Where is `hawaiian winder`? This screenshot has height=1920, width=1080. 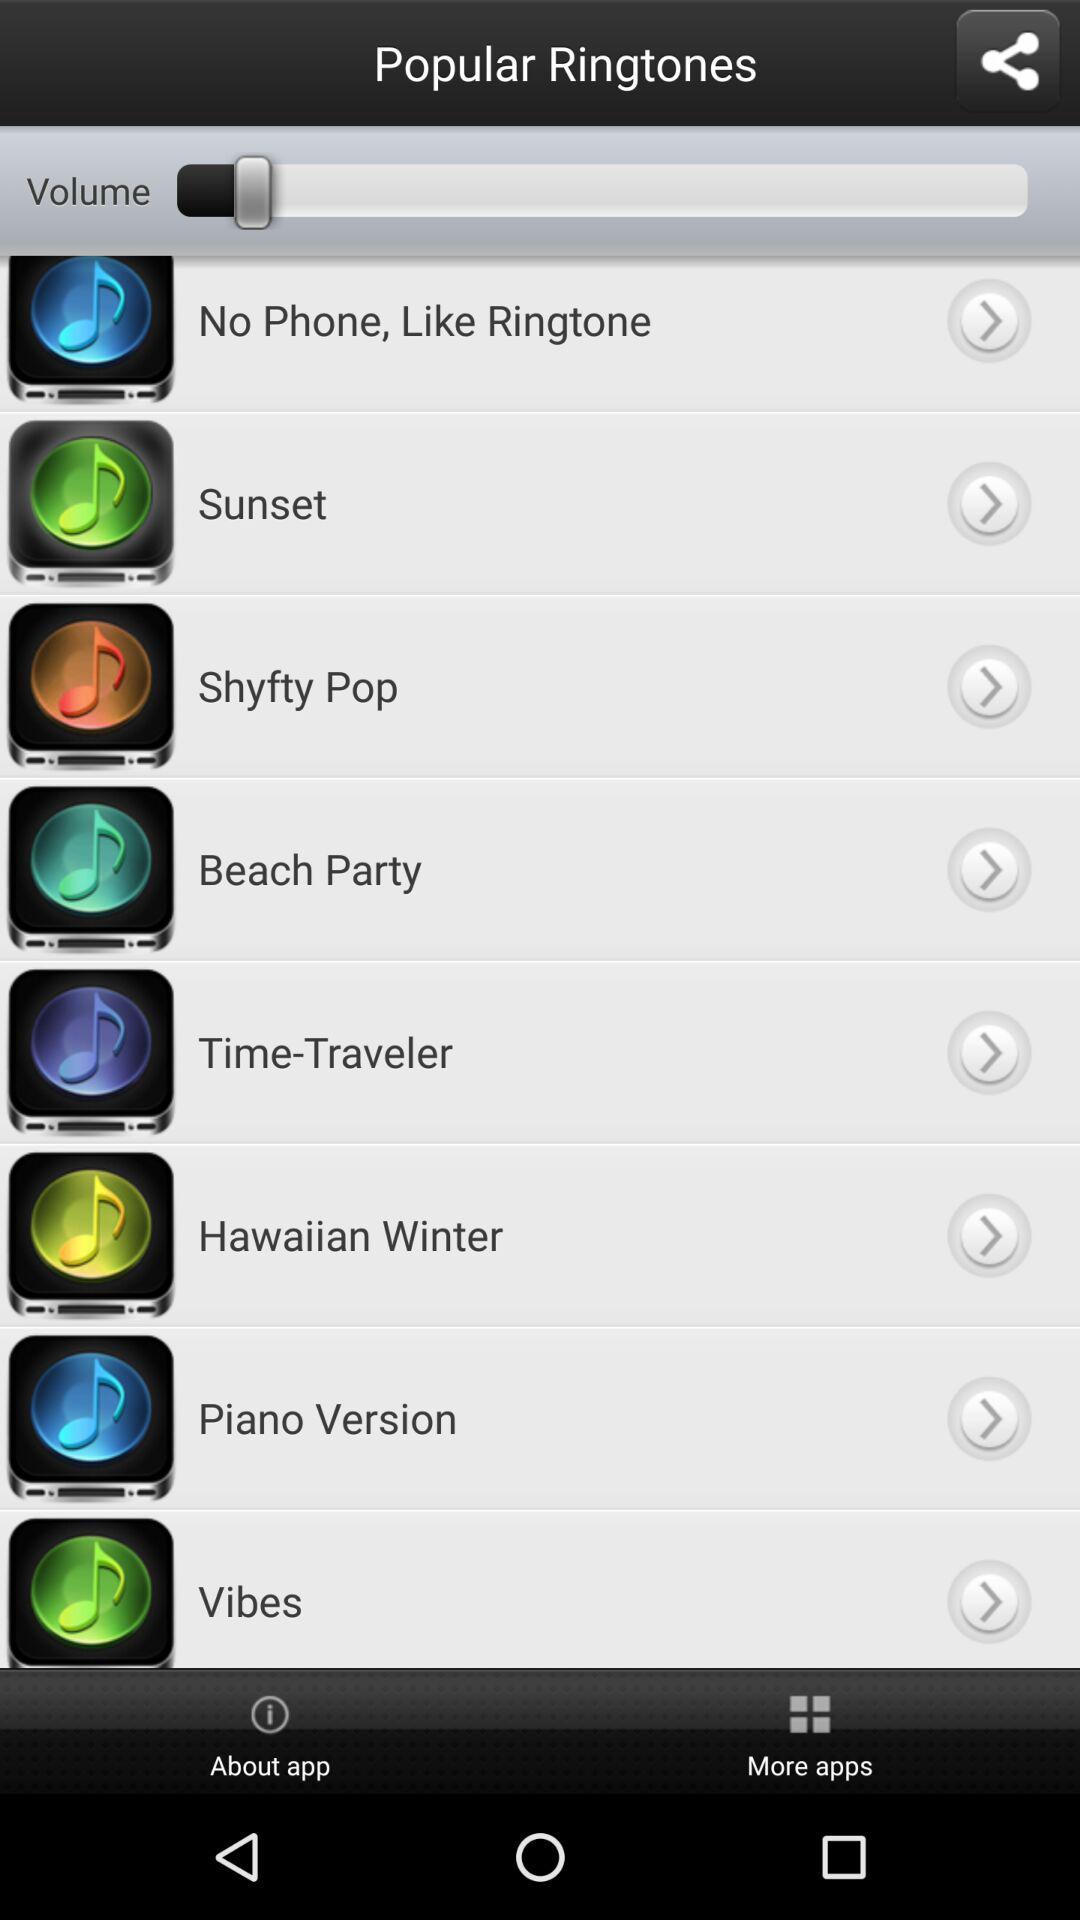 hawaiian winder is located at coordinates (987, 1233).